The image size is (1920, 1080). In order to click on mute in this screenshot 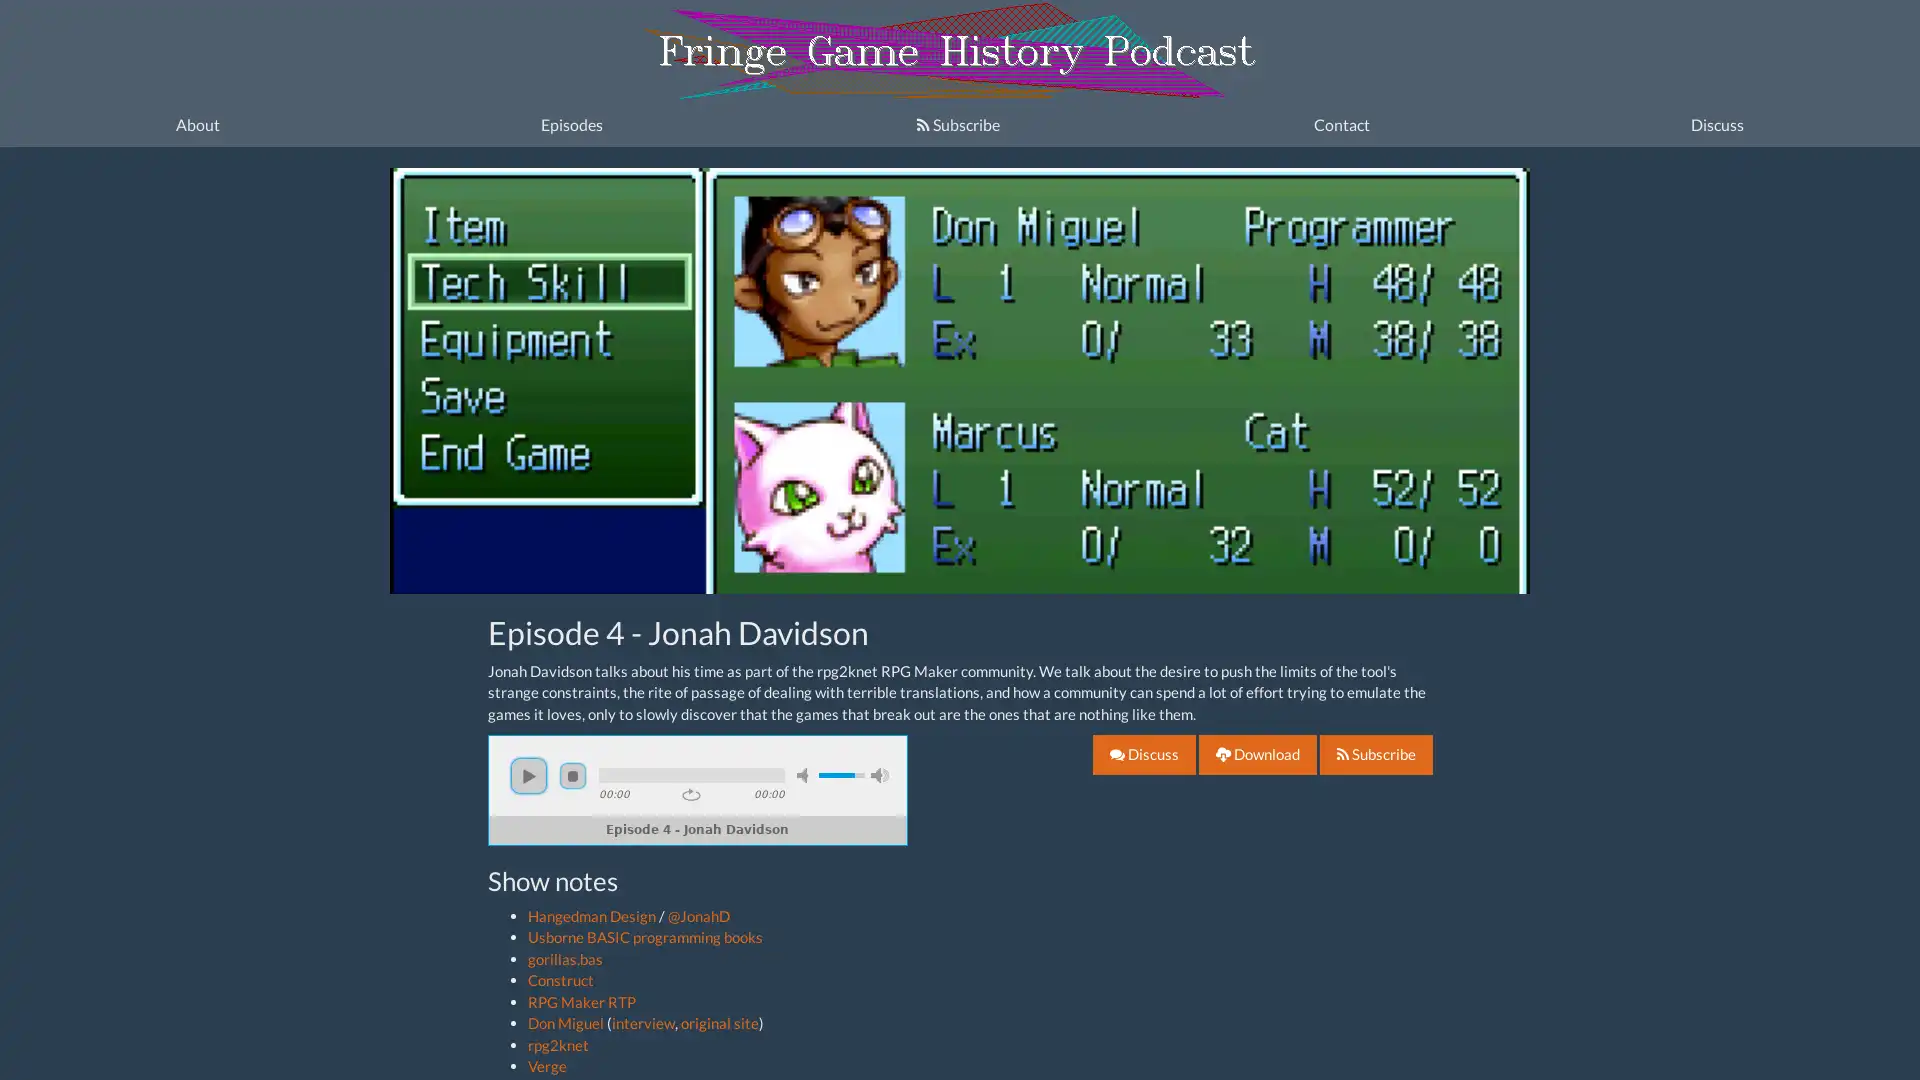, I will do `click(805, 774)`.